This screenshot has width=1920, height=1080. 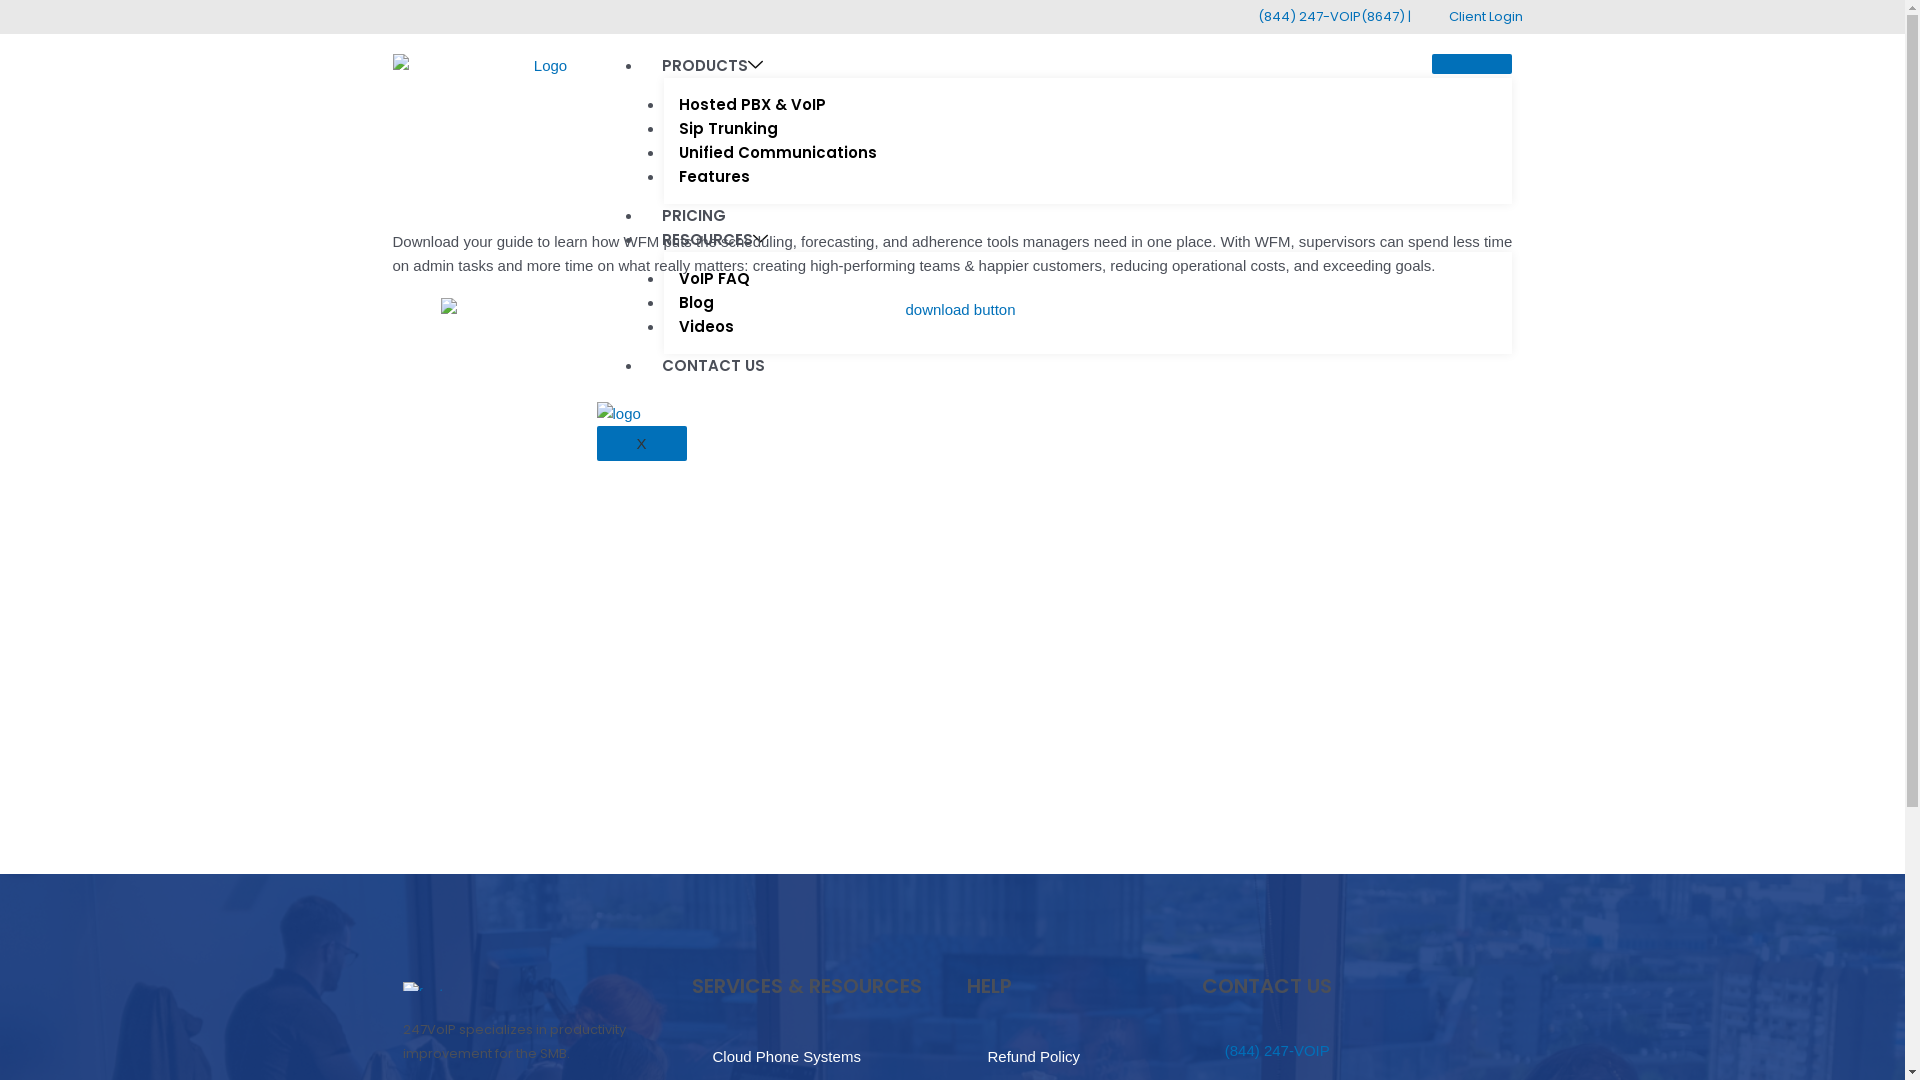 I want to click on 'X', so click(x=641, y=442).